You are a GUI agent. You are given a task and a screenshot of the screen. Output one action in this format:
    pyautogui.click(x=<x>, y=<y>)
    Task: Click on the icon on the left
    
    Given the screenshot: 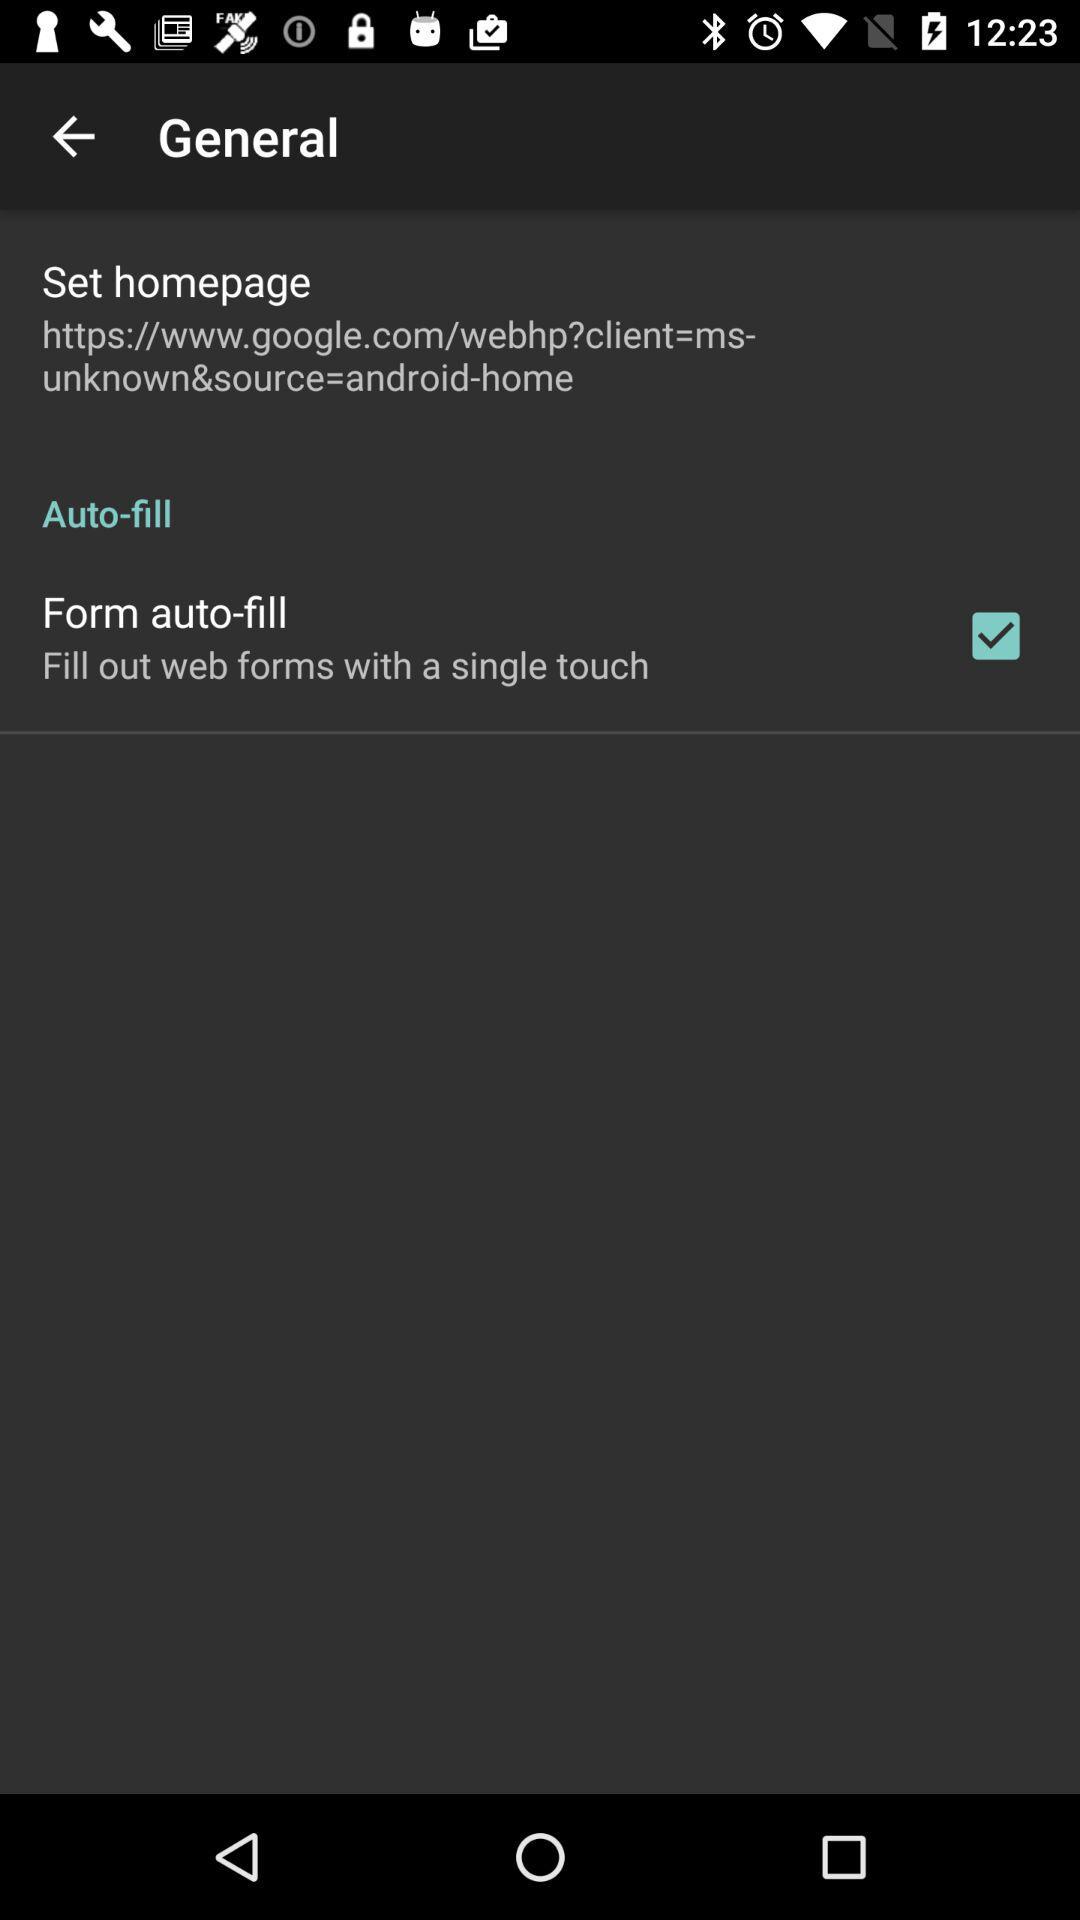 What is the action you would take?
    pyautogui.click(x=344, y=664)
    